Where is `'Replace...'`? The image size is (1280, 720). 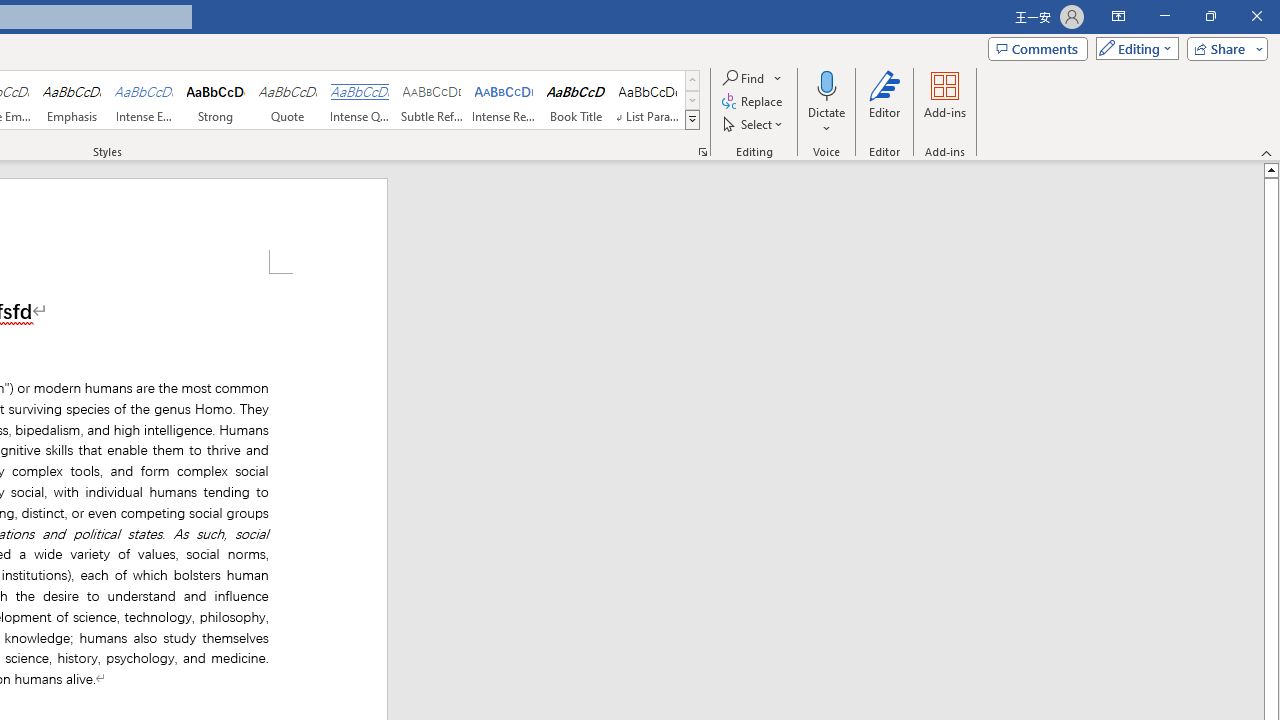 'Replace...' is located at coordinates (752, 101).